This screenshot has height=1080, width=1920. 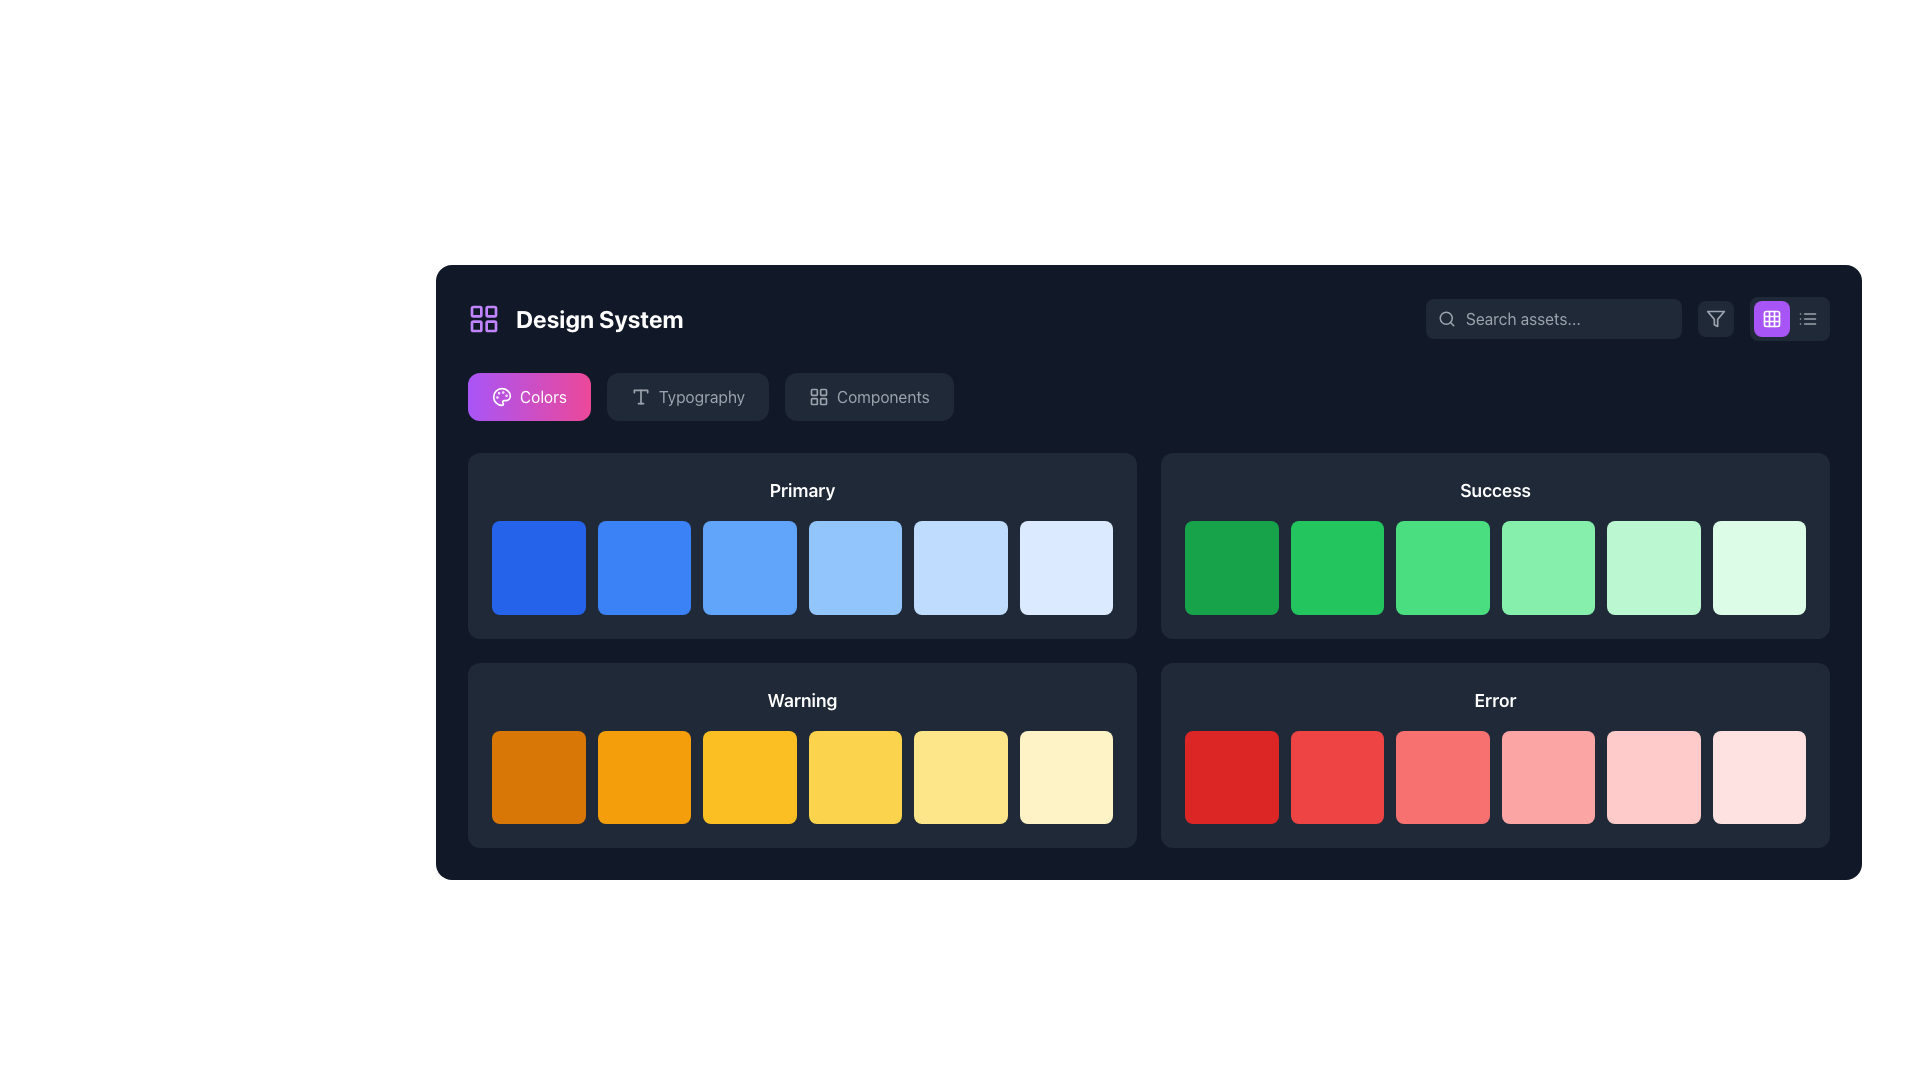 I want to click on the square-shaped button with a soft red background located in the 'Error' section as the last item in its row to gain accessibility interactions, so click(x=1758, y=776).